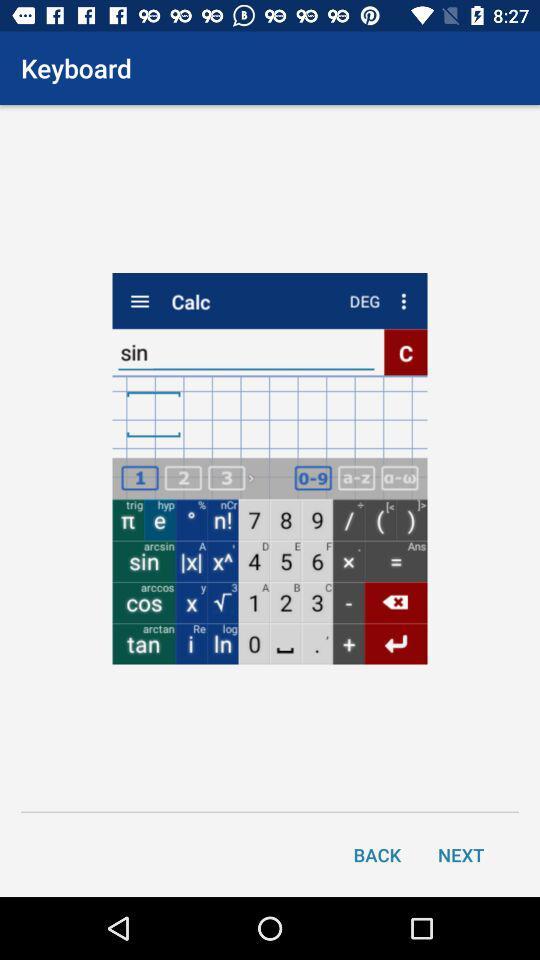  Describe the element at coordinates (377, 853) in the screenshot. I see `back item` at that location.